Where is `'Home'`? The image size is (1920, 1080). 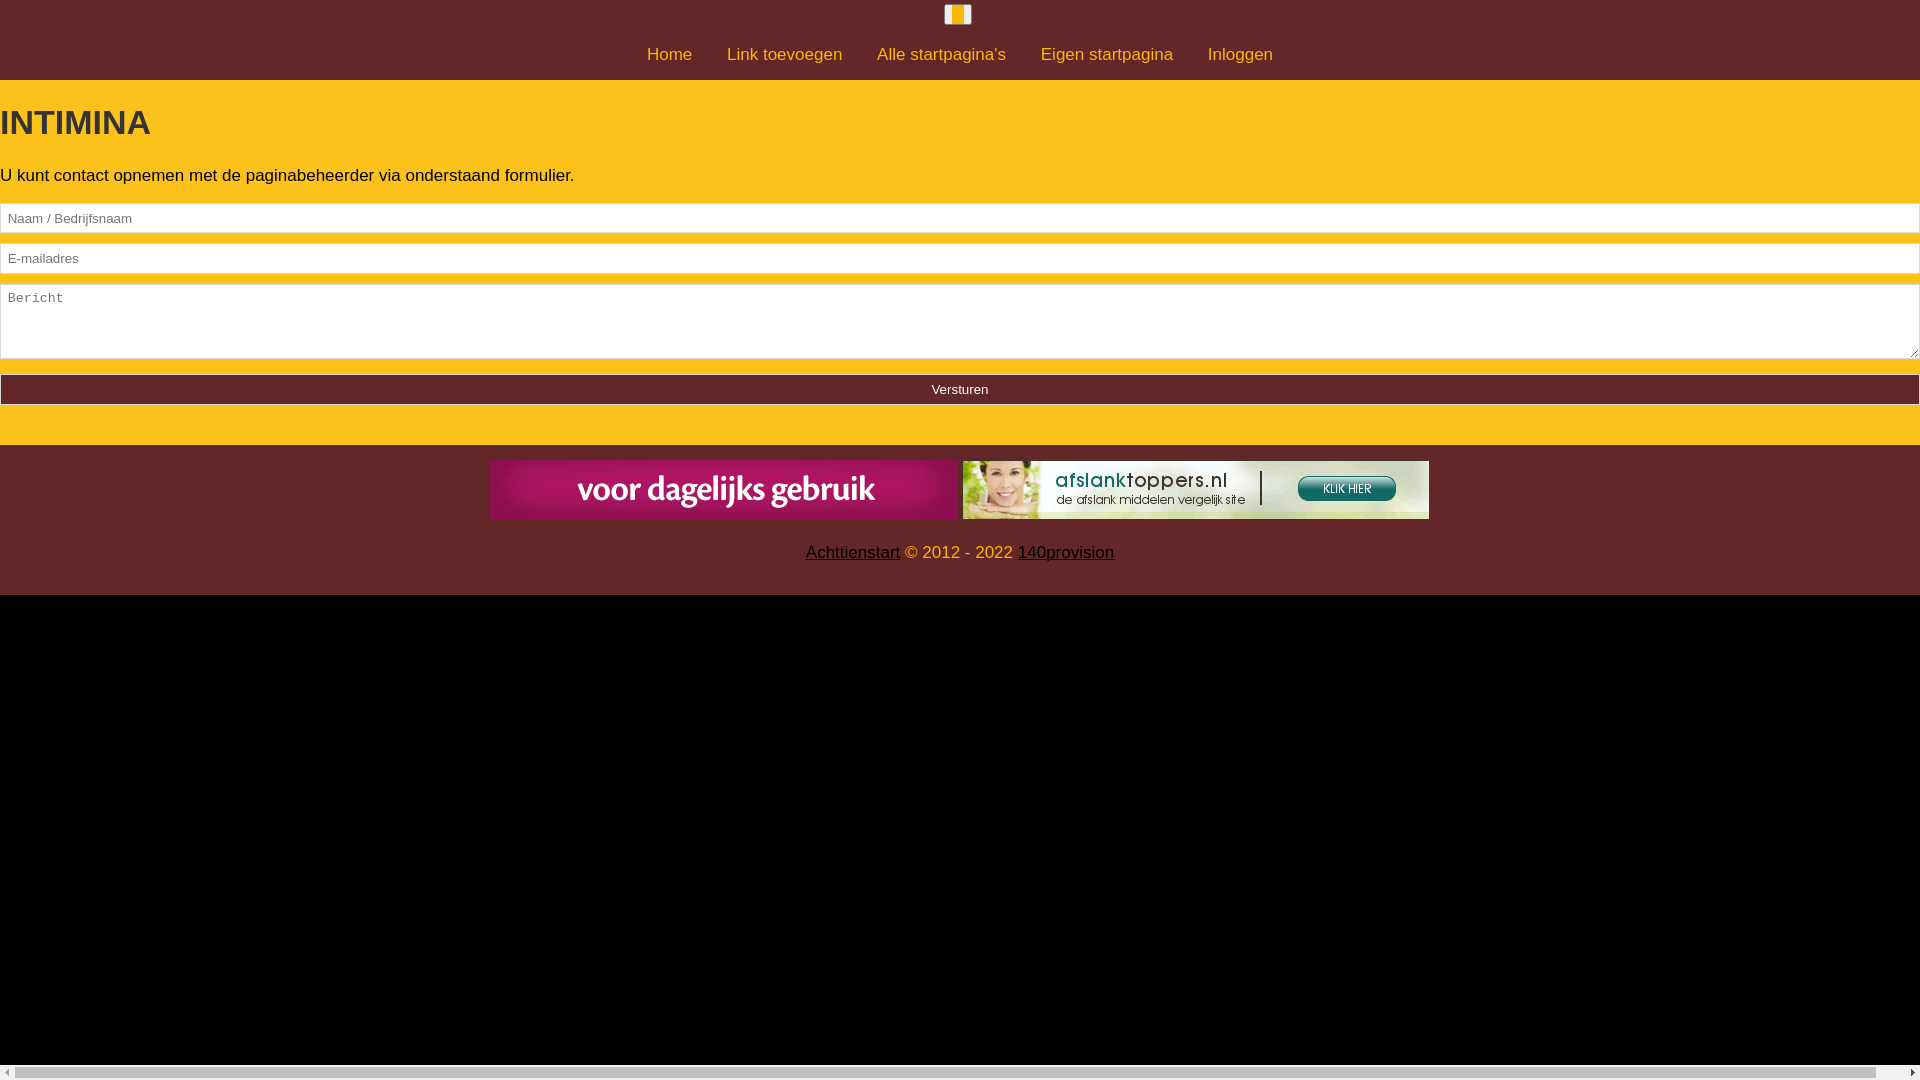 'Home' is located at coordinates (669, 53).